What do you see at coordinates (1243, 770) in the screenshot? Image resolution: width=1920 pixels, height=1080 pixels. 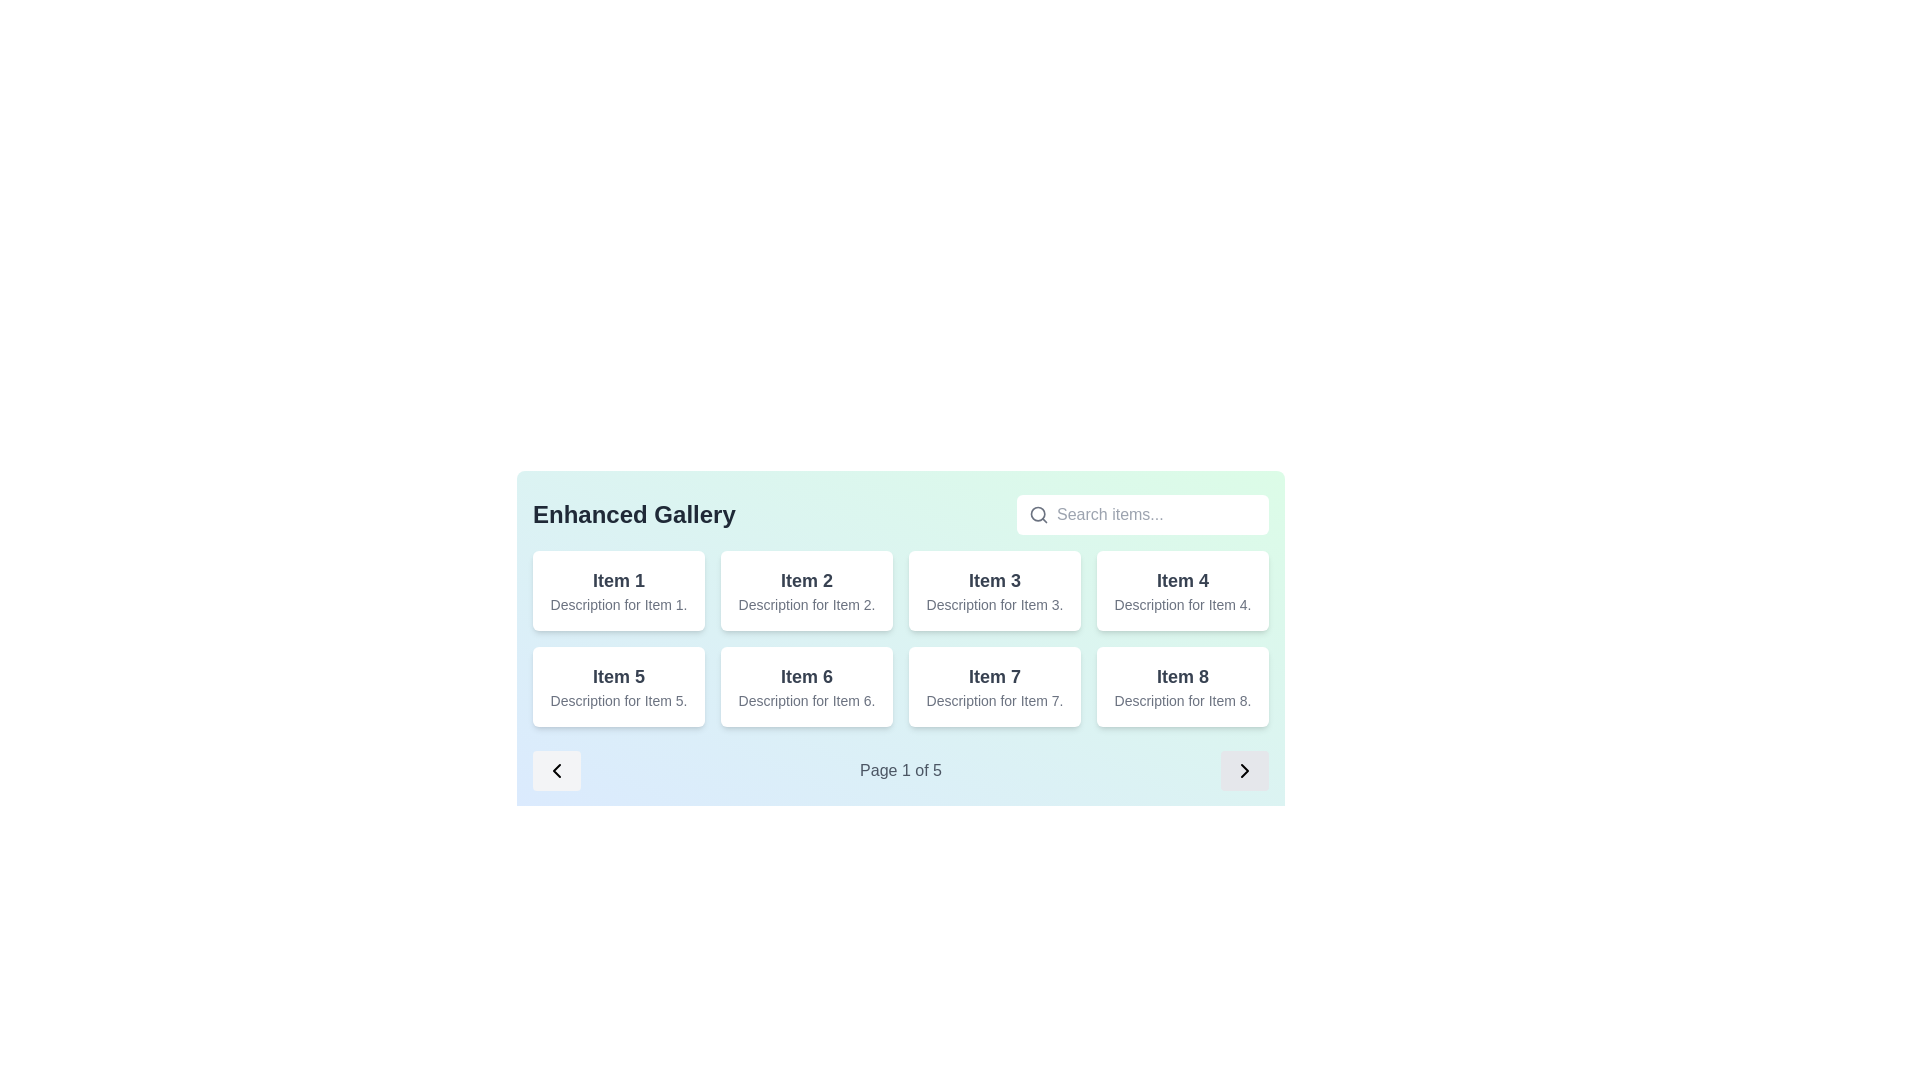 I see `the rightward-pointing chevron icon, which is part of a navigation control and located near the bottom-right corner of the interface, adjacent to a pagination indicator` at bounding box center [1243, 770].